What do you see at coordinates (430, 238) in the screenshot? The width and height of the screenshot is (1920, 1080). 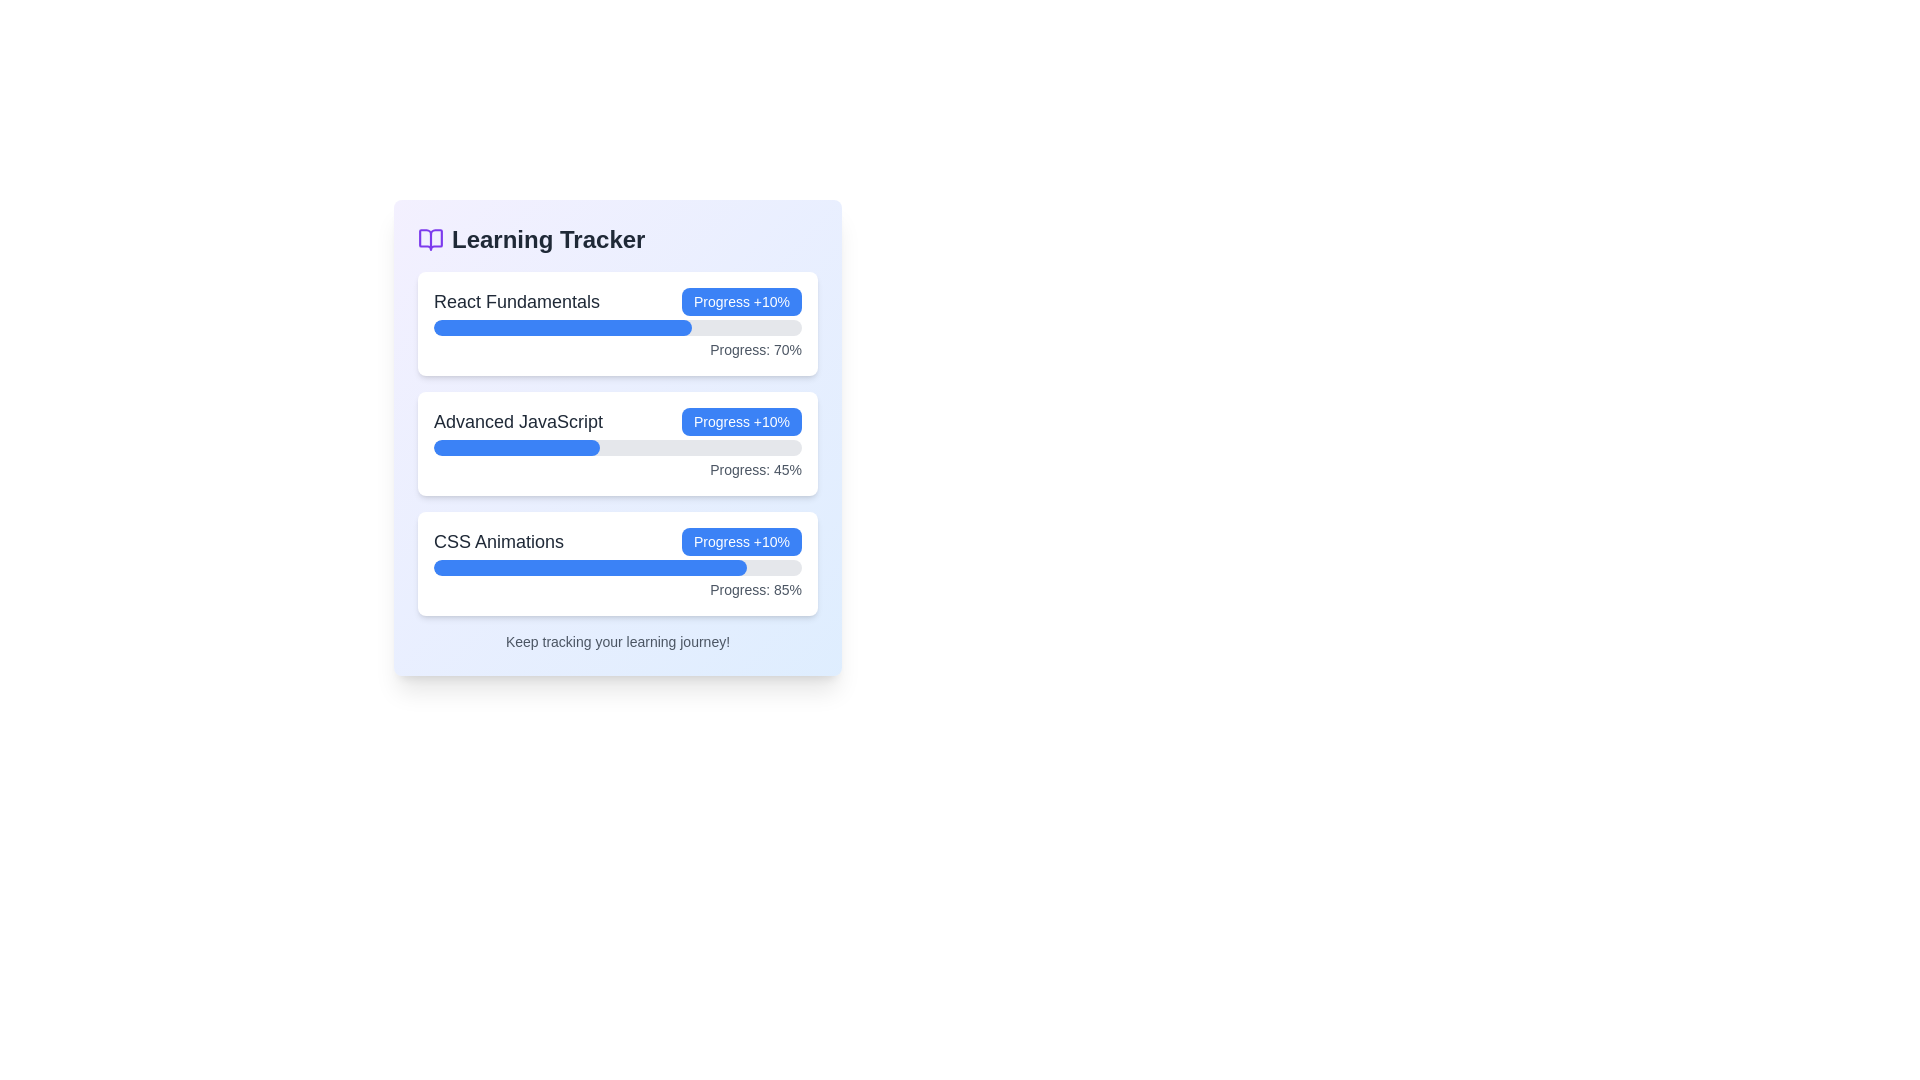 I see `the violet open book icon located to the left of the 'Learning Tracker' text in the top-left portion of the card layout` at bounding box center [430, 238].